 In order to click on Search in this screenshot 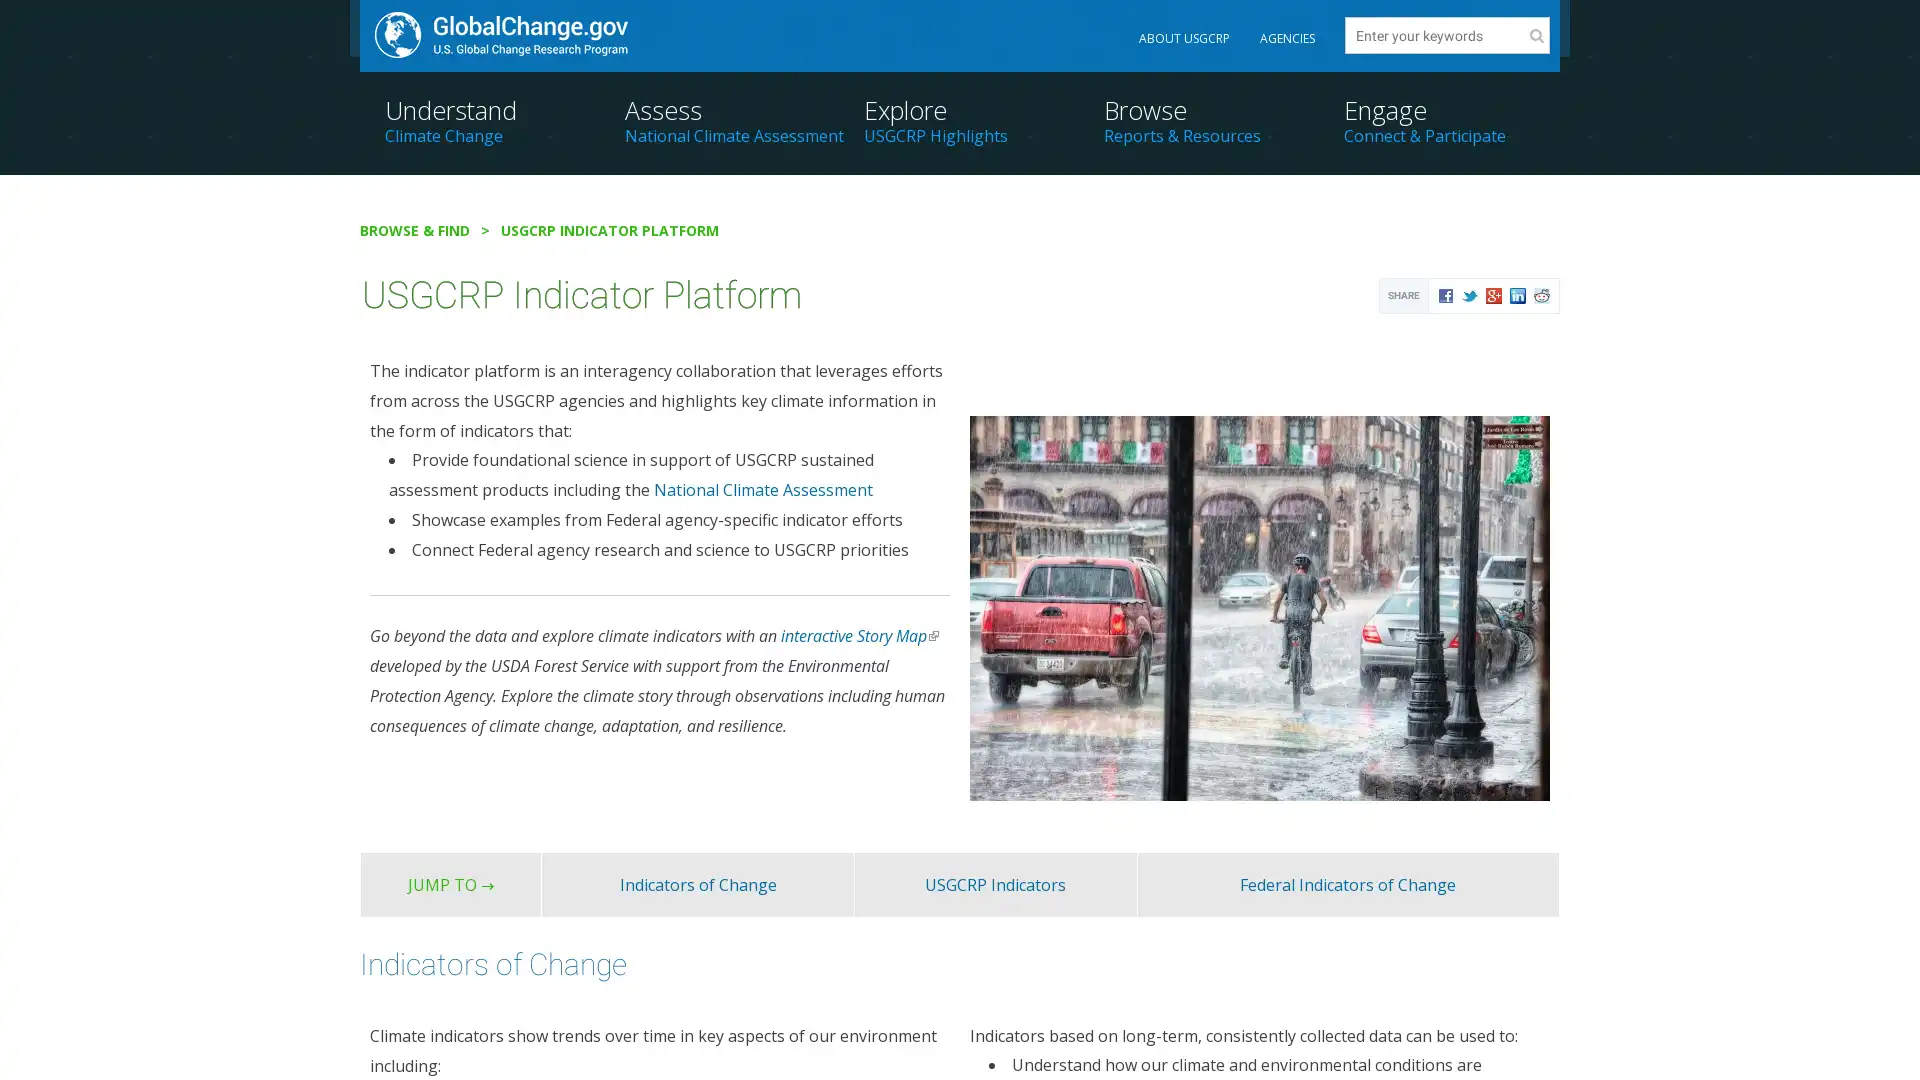, I will do `click(1535, 35)`.